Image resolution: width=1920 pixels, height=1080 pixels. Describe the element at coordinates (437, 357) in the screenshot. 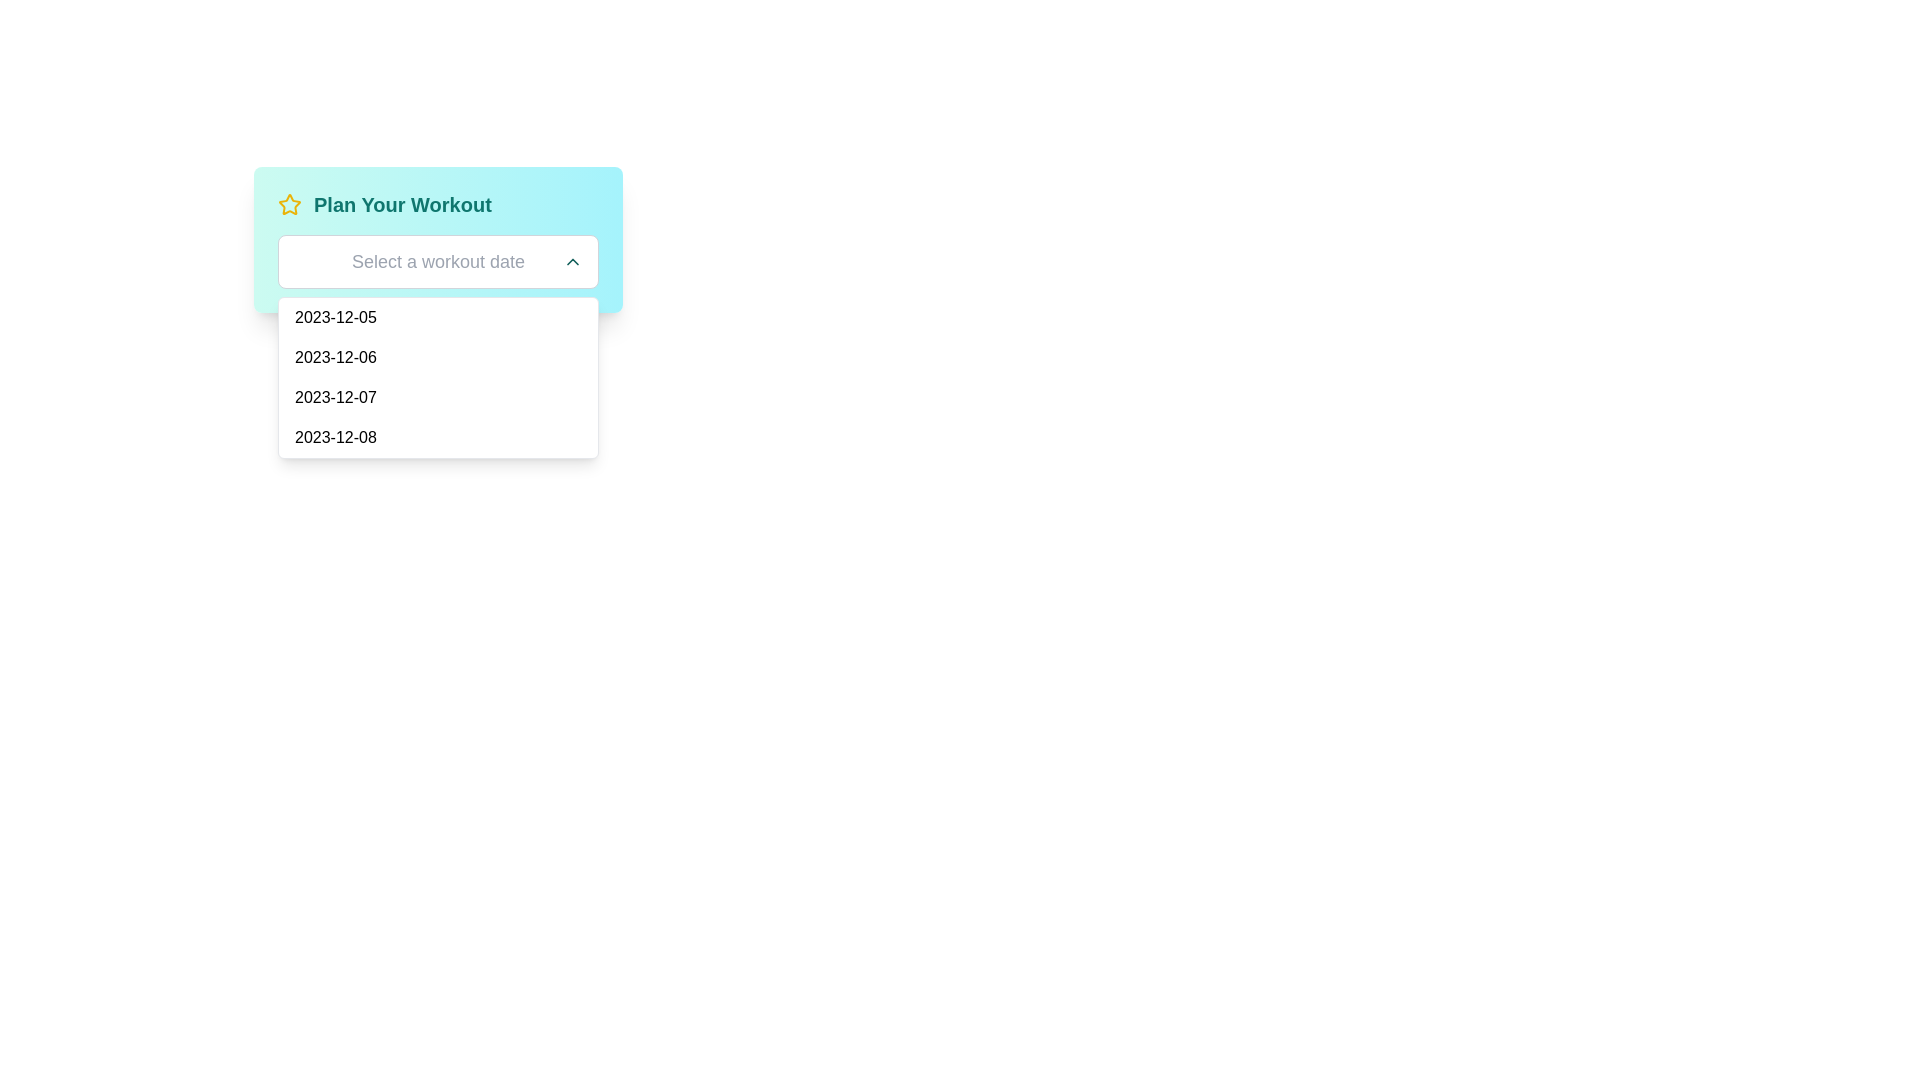

I see `the date '2023-12-06' in the dropdown menu` at that location.